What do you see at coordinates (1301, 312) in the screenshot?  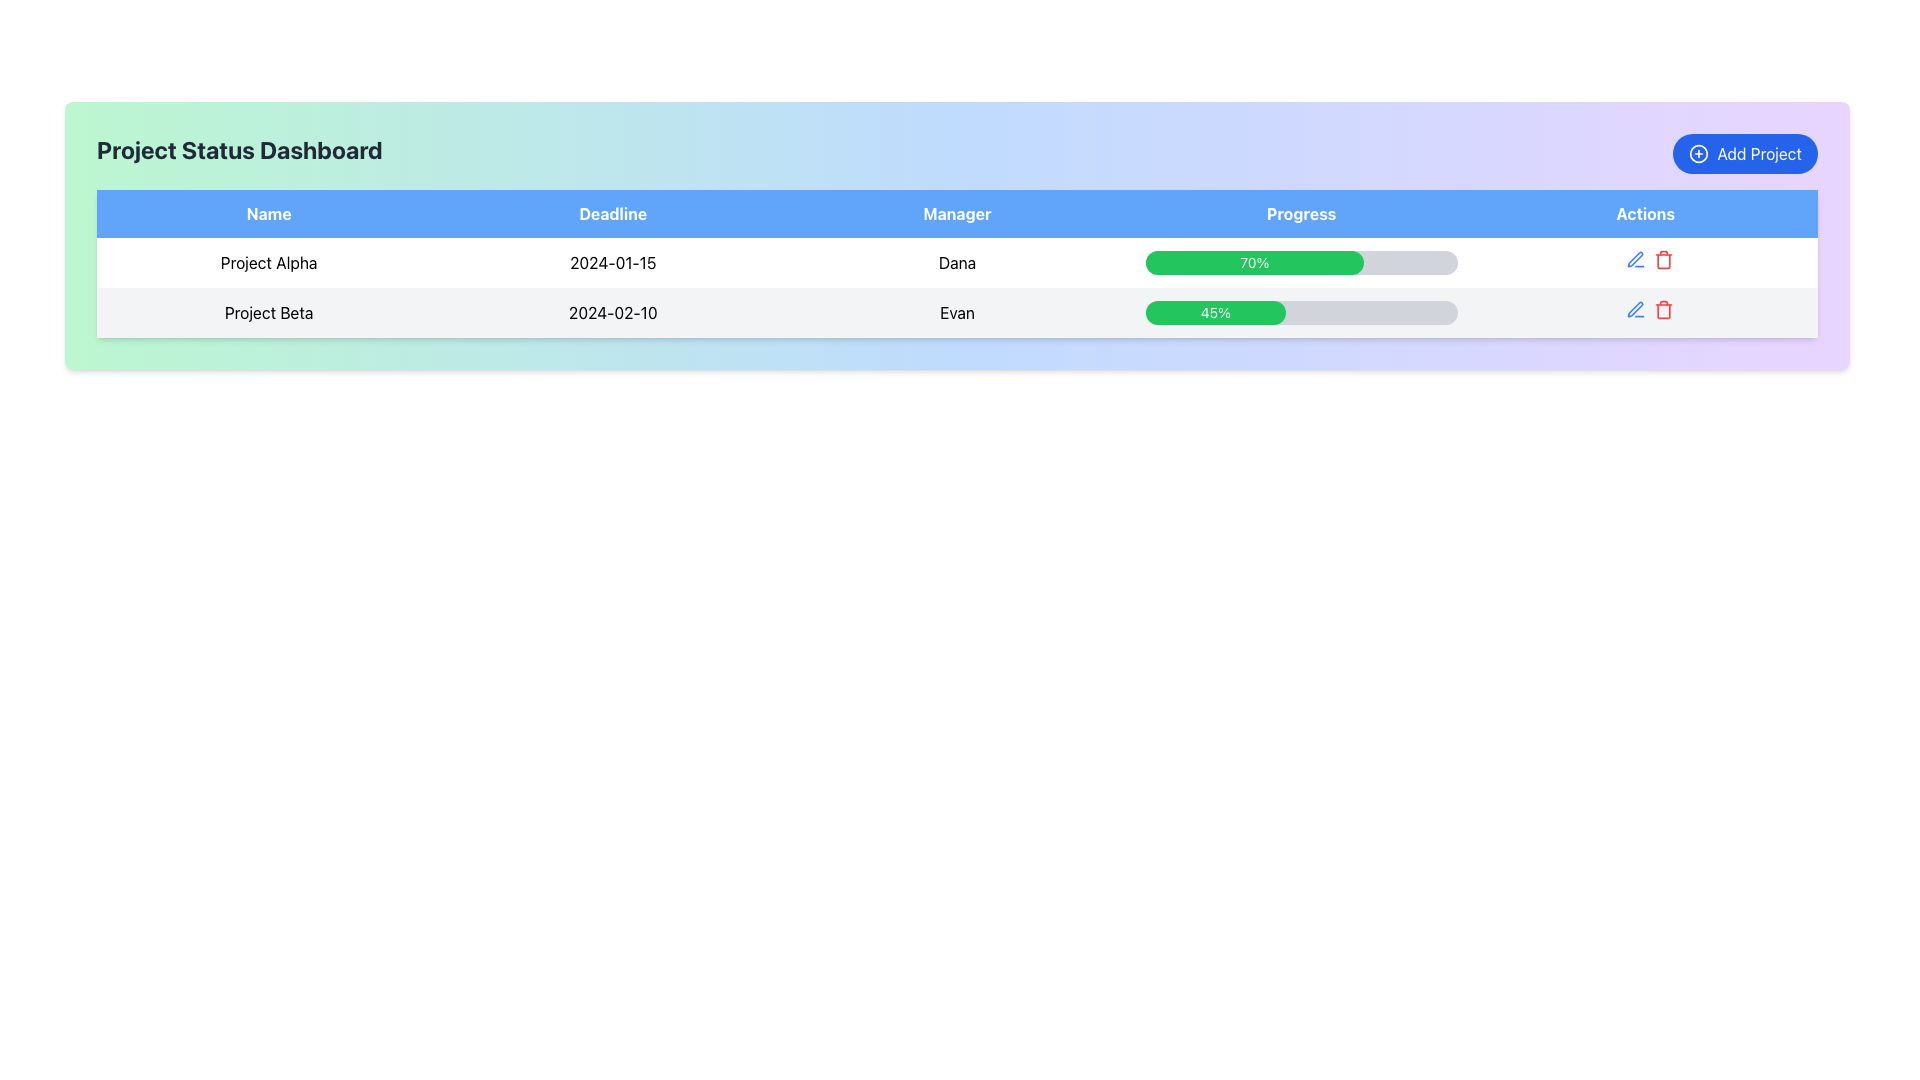 I see `the progress value displayed in the green section of the progress bar for 'Project Beta', which shows '45%'` at bounding box center [1301, 312].